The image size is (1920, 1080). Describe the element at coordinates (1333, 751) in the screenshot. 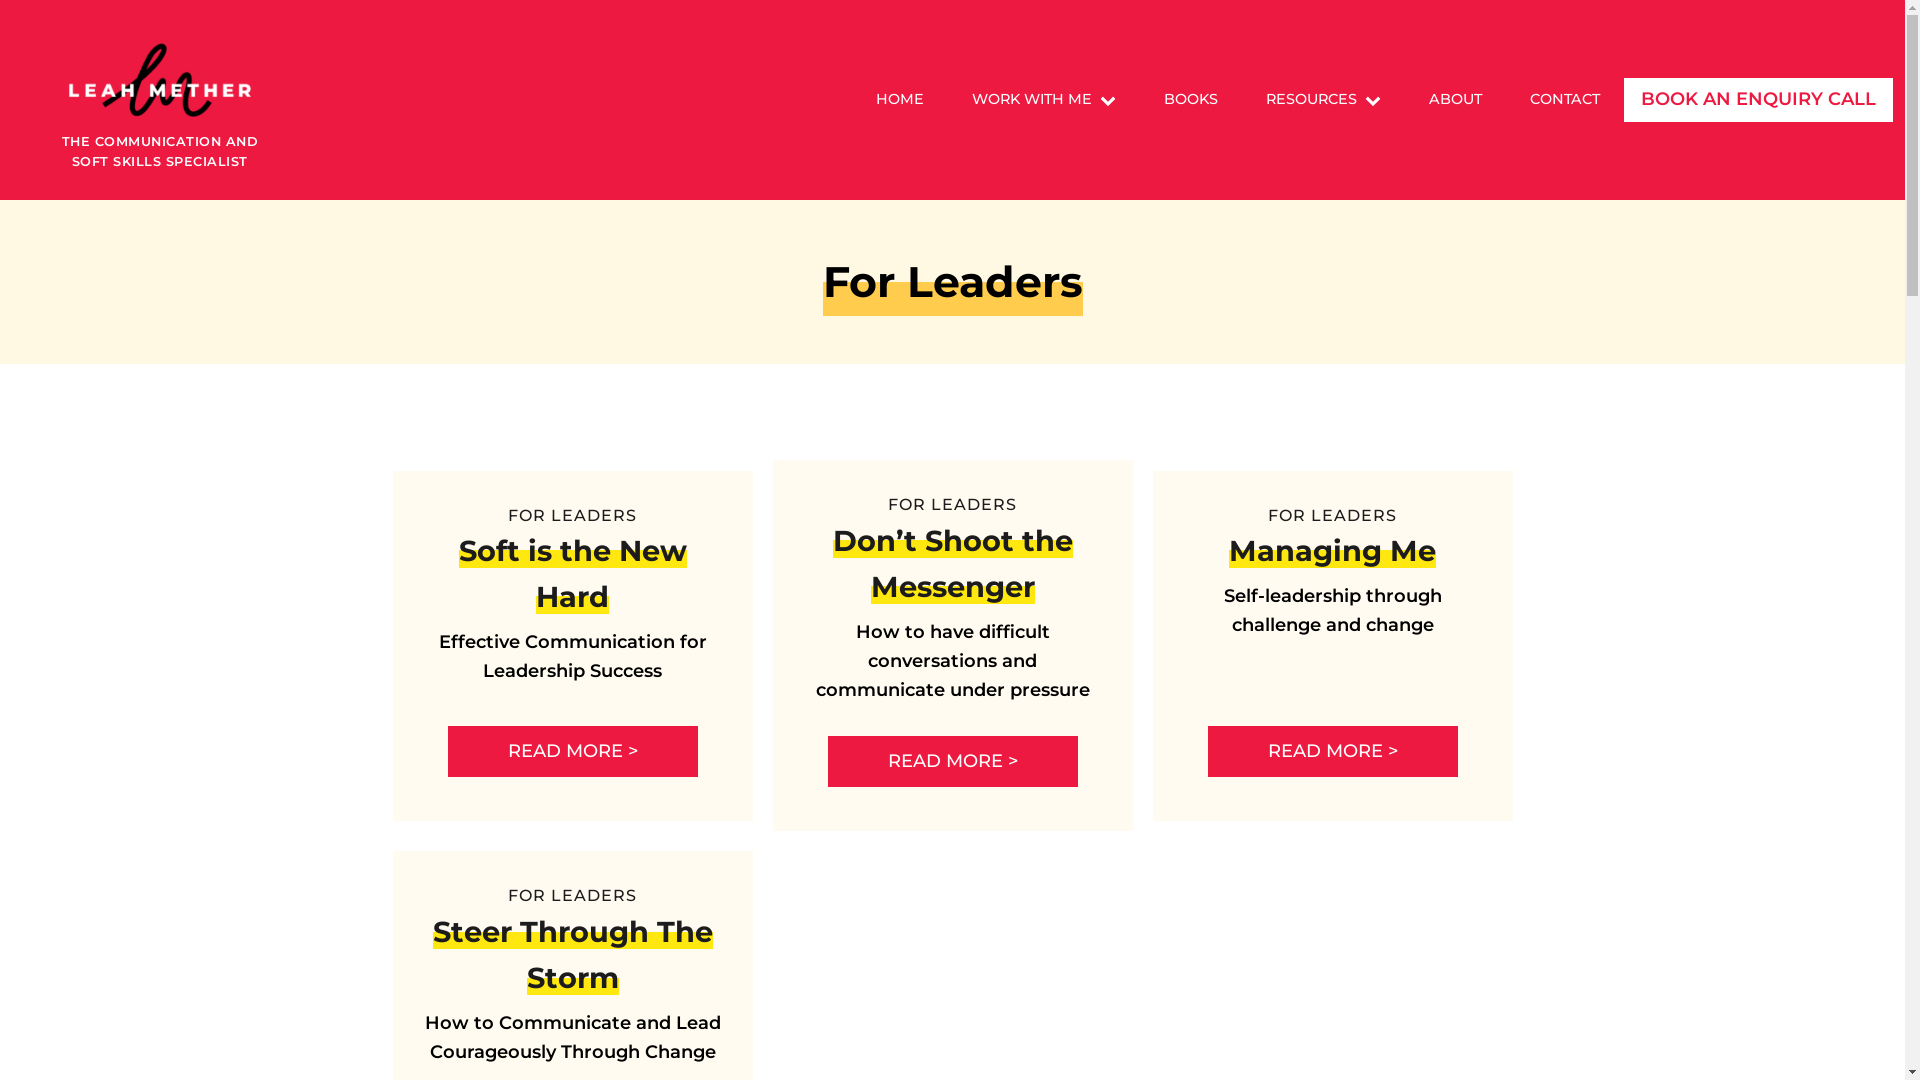

I see `'READ MORE >'` at that location.